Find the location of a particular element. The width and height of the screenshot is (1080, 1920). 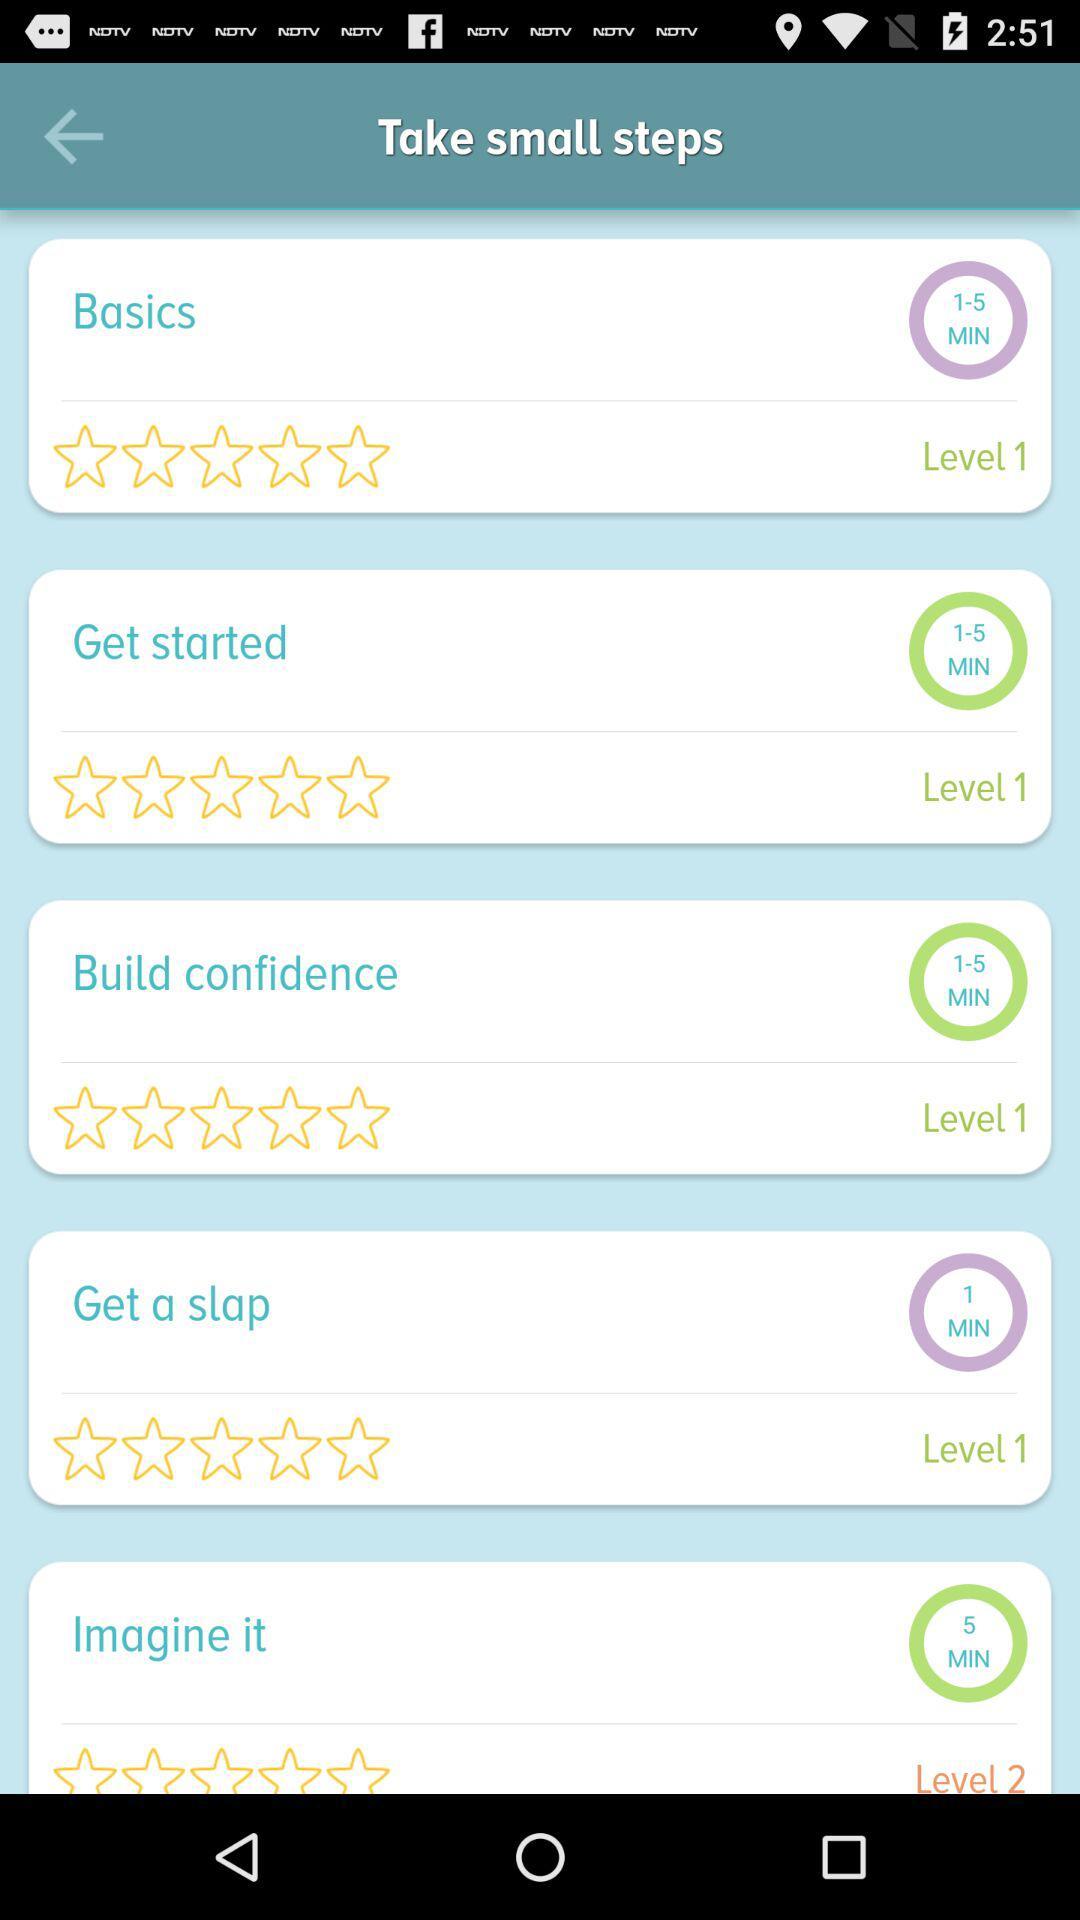

build confidence icon is located at coordinates (479, 971).